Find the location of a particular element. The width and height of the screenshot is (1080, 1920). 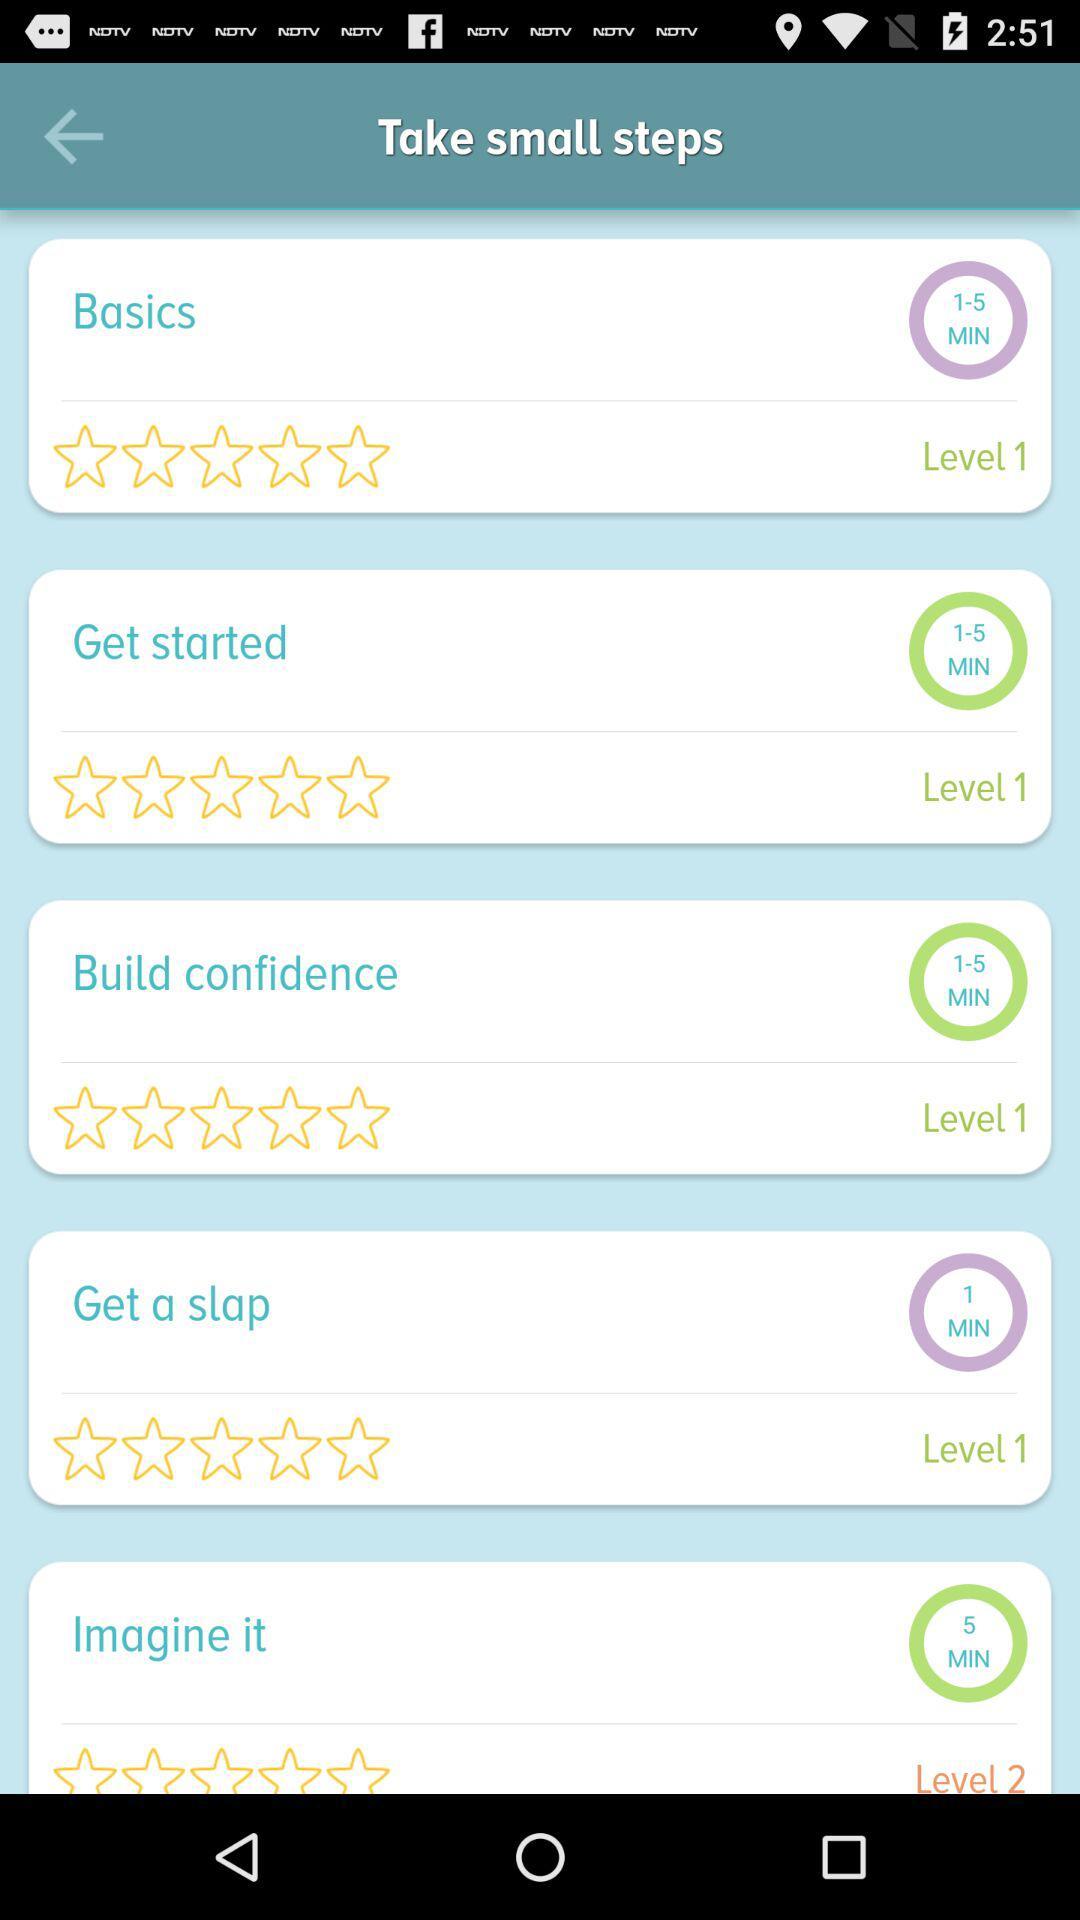

build confidence icon is located at coordinates (479, 971).